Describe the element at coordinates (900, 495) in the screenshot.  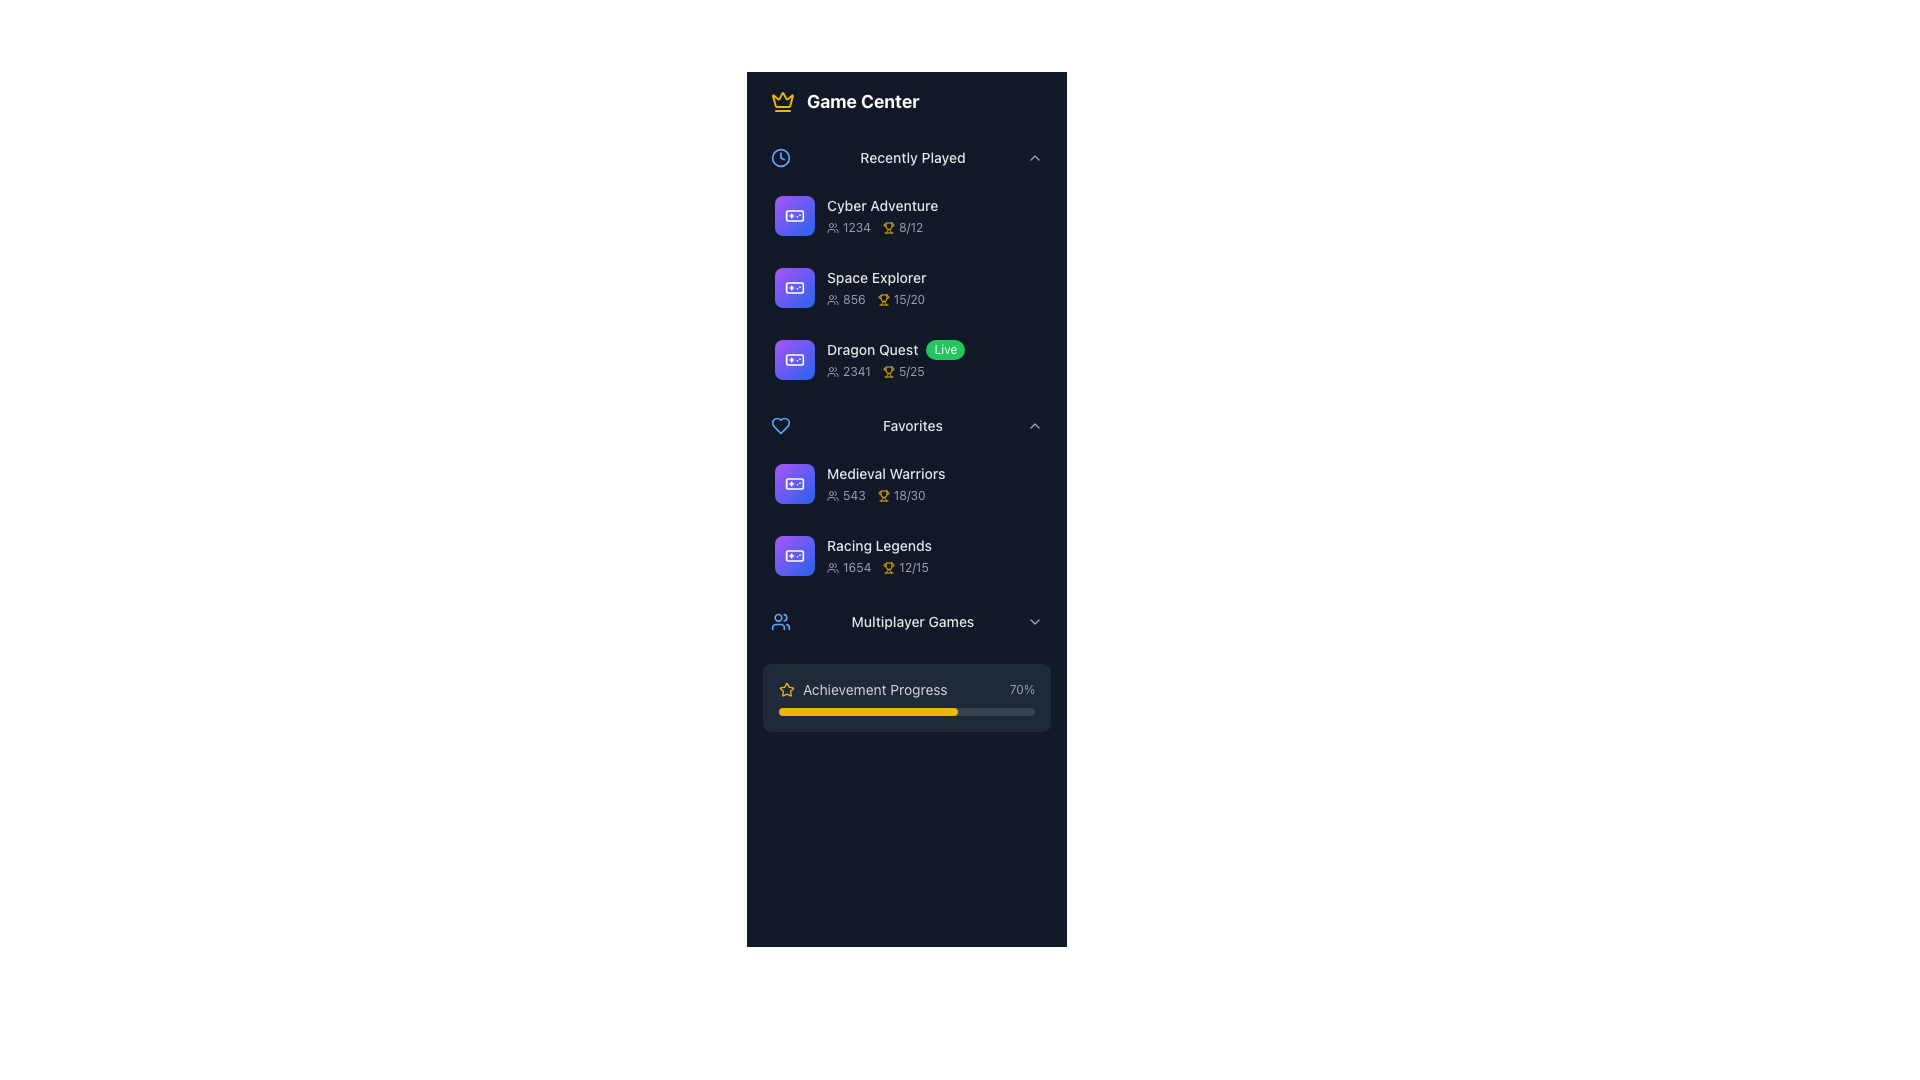
I see `the mixed element comprising a trophy icon and the text '18/30' in the 'Favorites' group under the 'Medieval Warriors' section in the 'Game Center'` at that location.